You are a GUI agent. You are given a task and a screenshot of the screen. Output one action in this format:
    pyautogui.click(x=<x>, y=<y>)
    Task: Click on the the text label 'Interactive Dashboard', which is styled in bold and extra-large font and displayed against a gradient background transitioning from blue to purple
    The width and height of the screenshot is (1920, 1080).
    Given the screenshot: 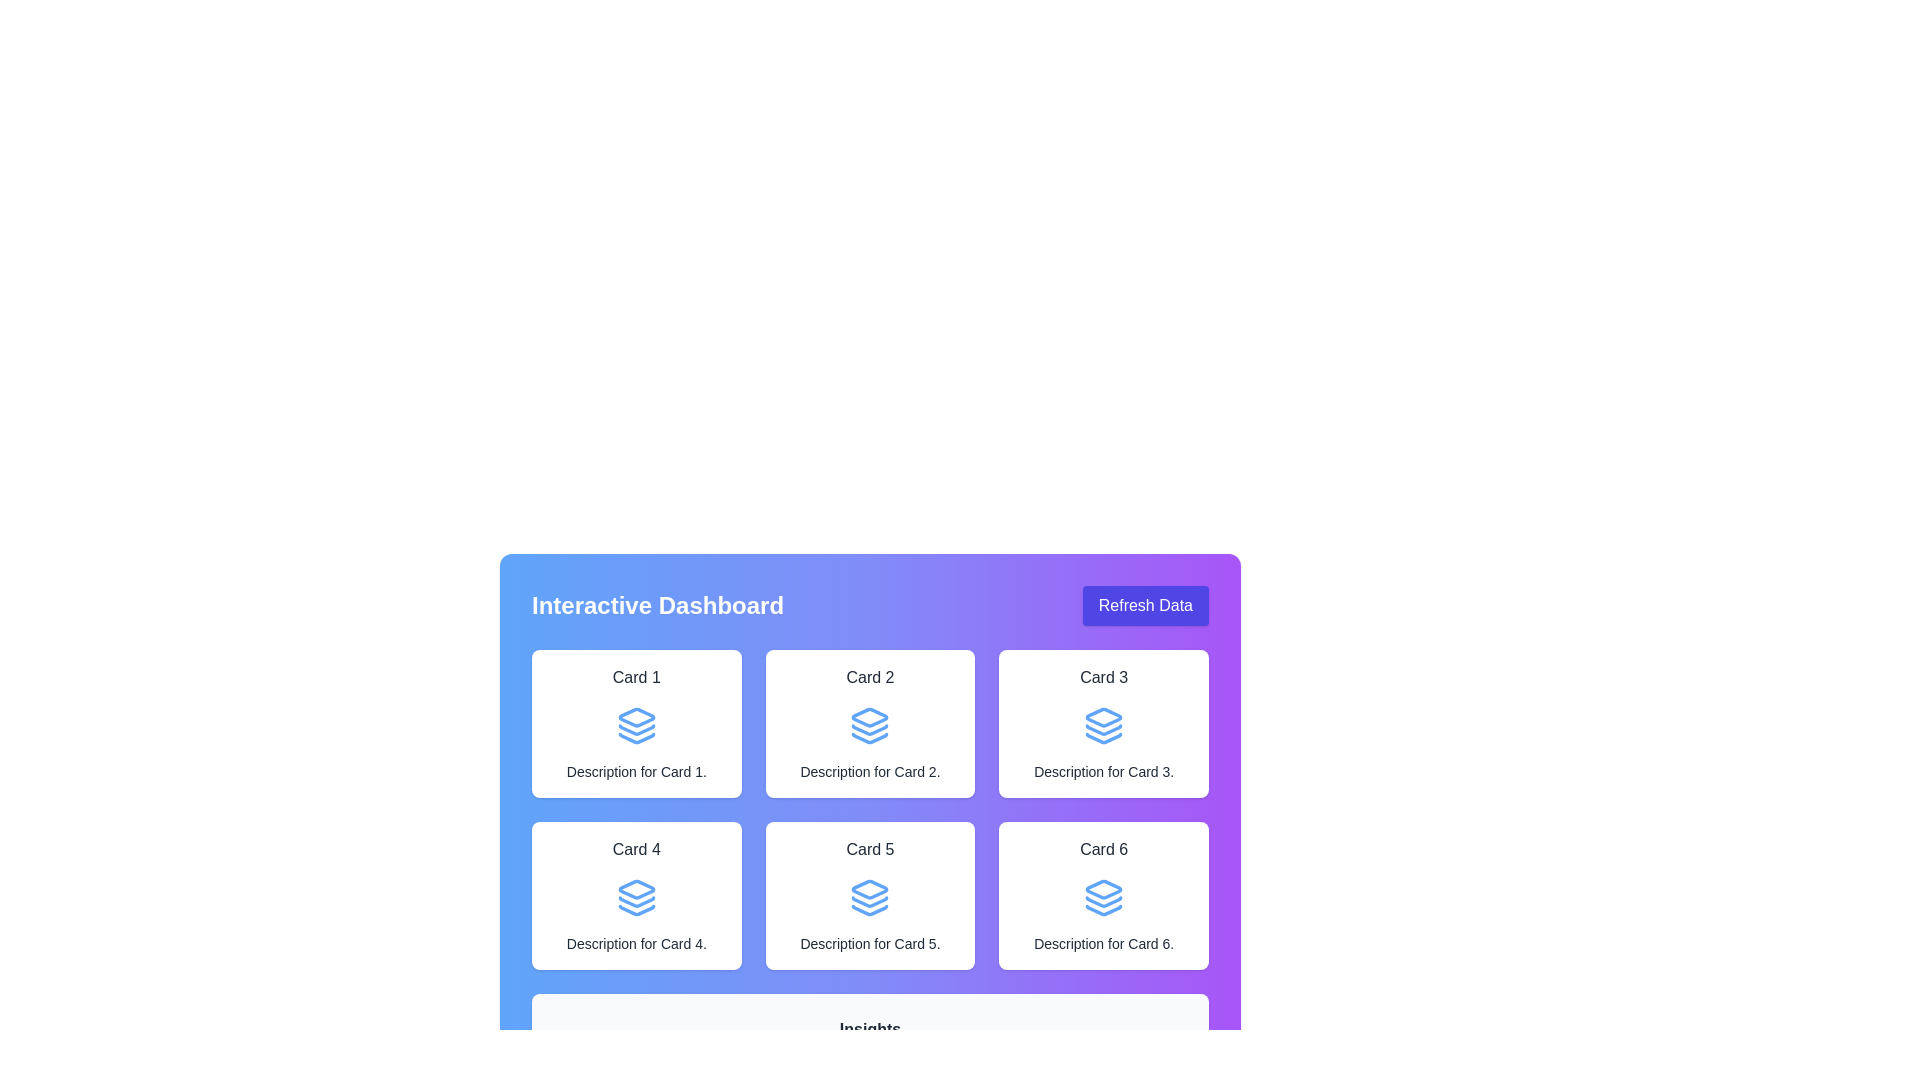 What is the action you would take?
    pyautogui.click(x=657, y=604)
    